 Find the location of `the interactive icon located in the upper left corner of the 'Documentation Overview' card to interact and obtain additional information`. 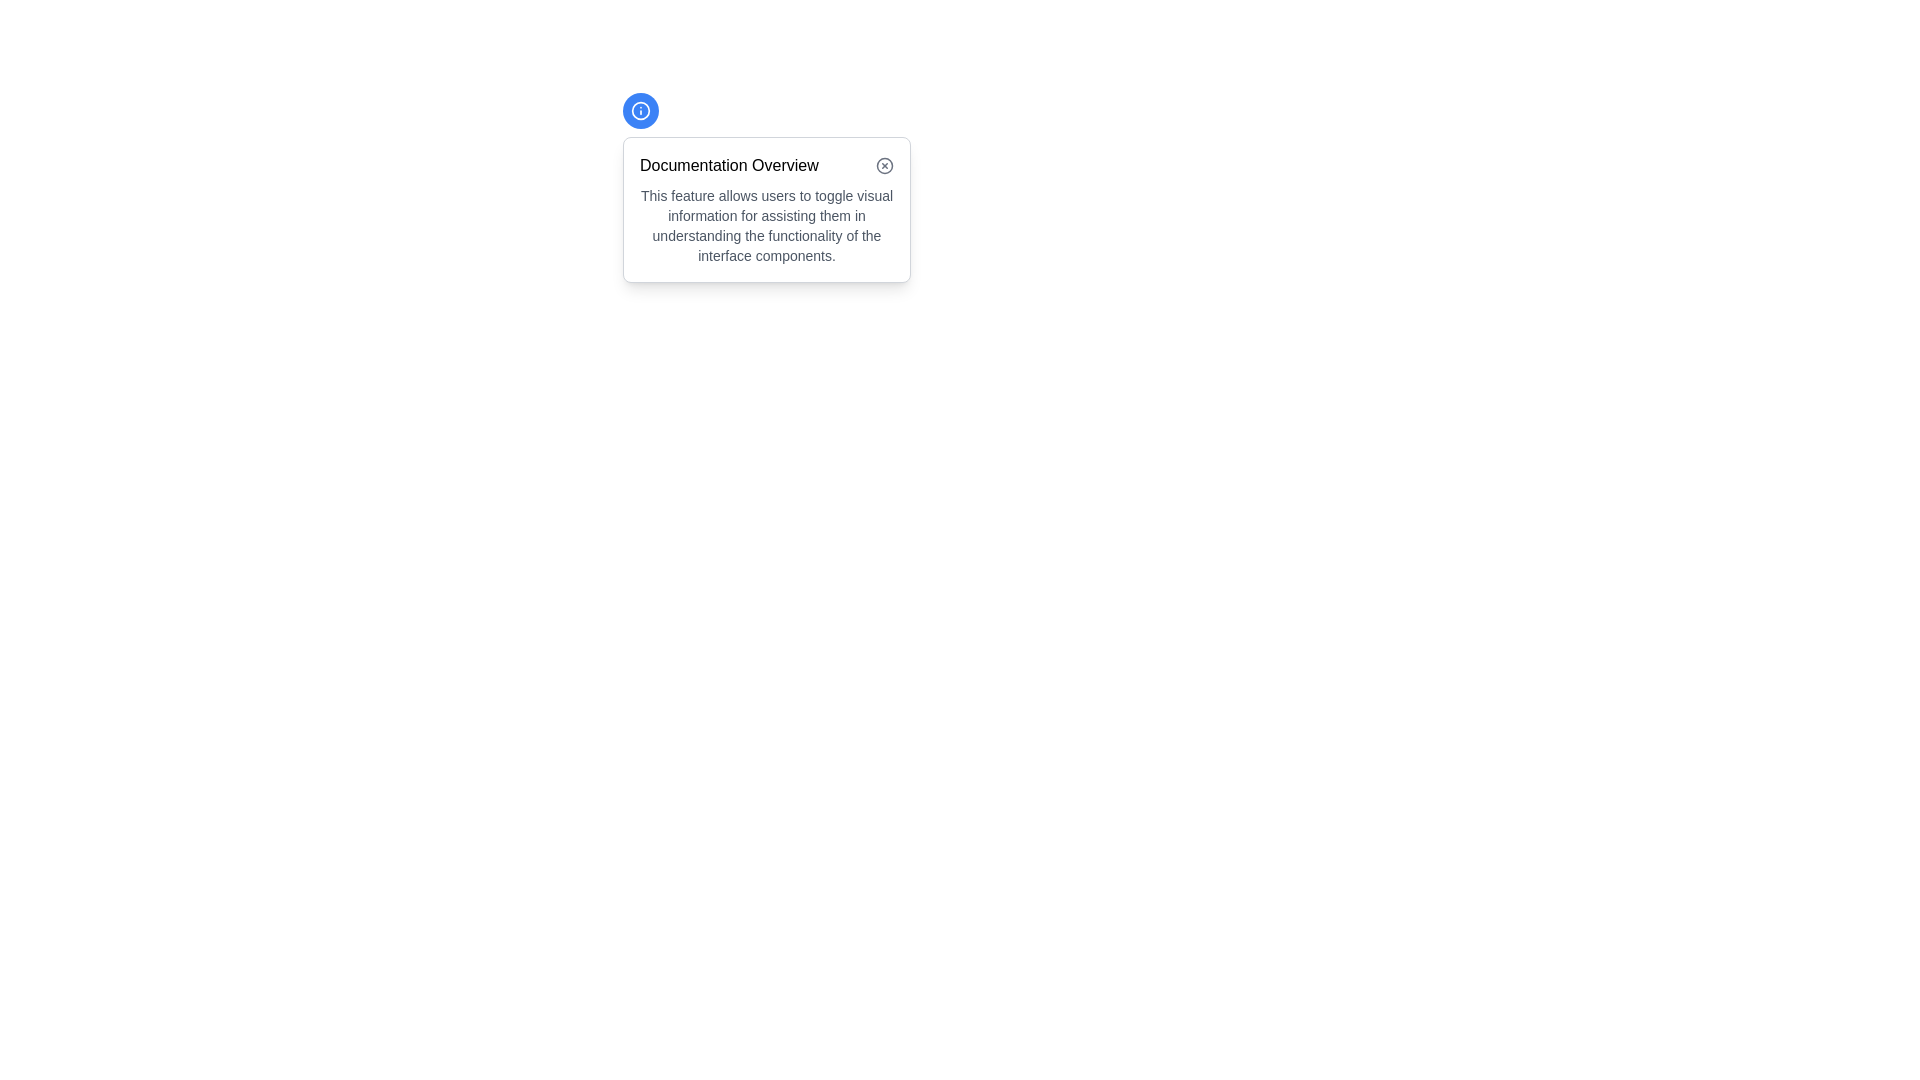

the interactive icon located in the upper left corner of the 'Documentation Overview' card to interact and obtain additional information is located at coordinates (641, 111).